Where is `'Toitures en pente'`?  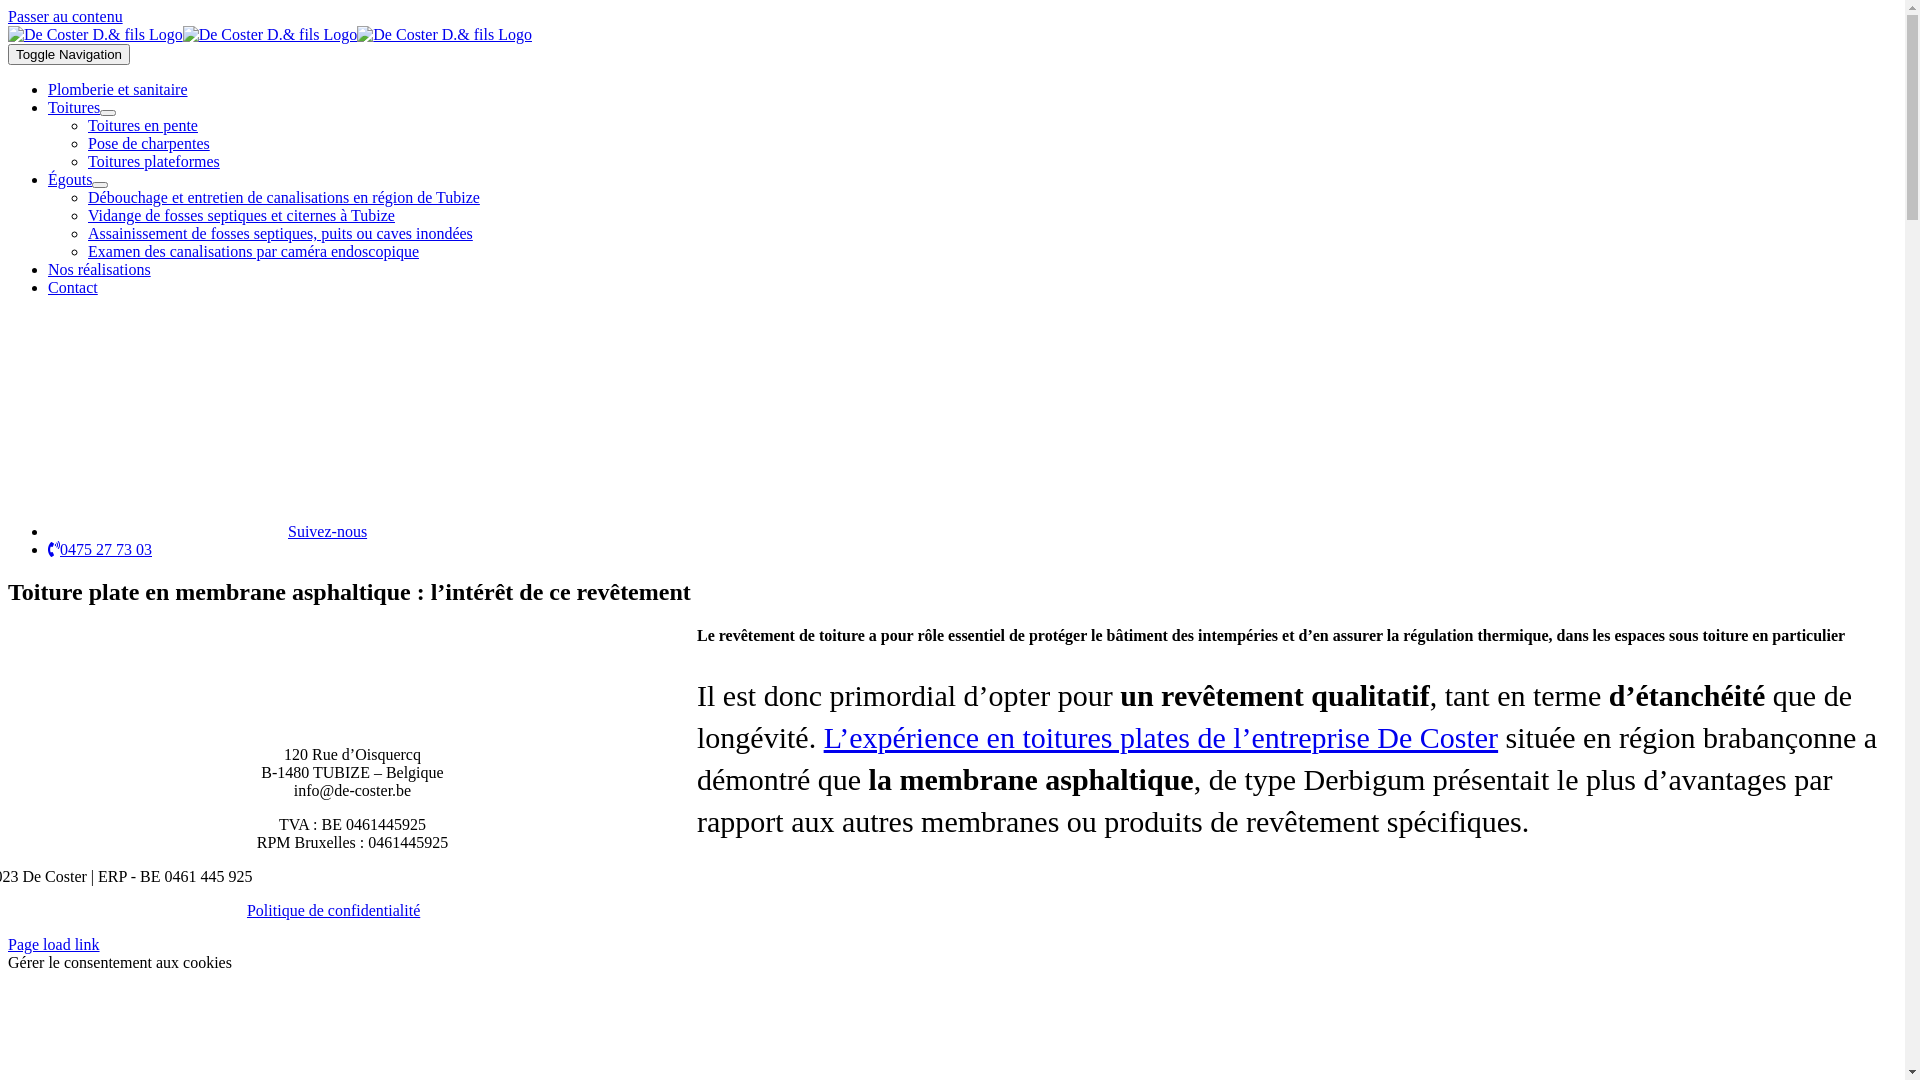
'Toitures en pente' is located at coordinates (142, 125).